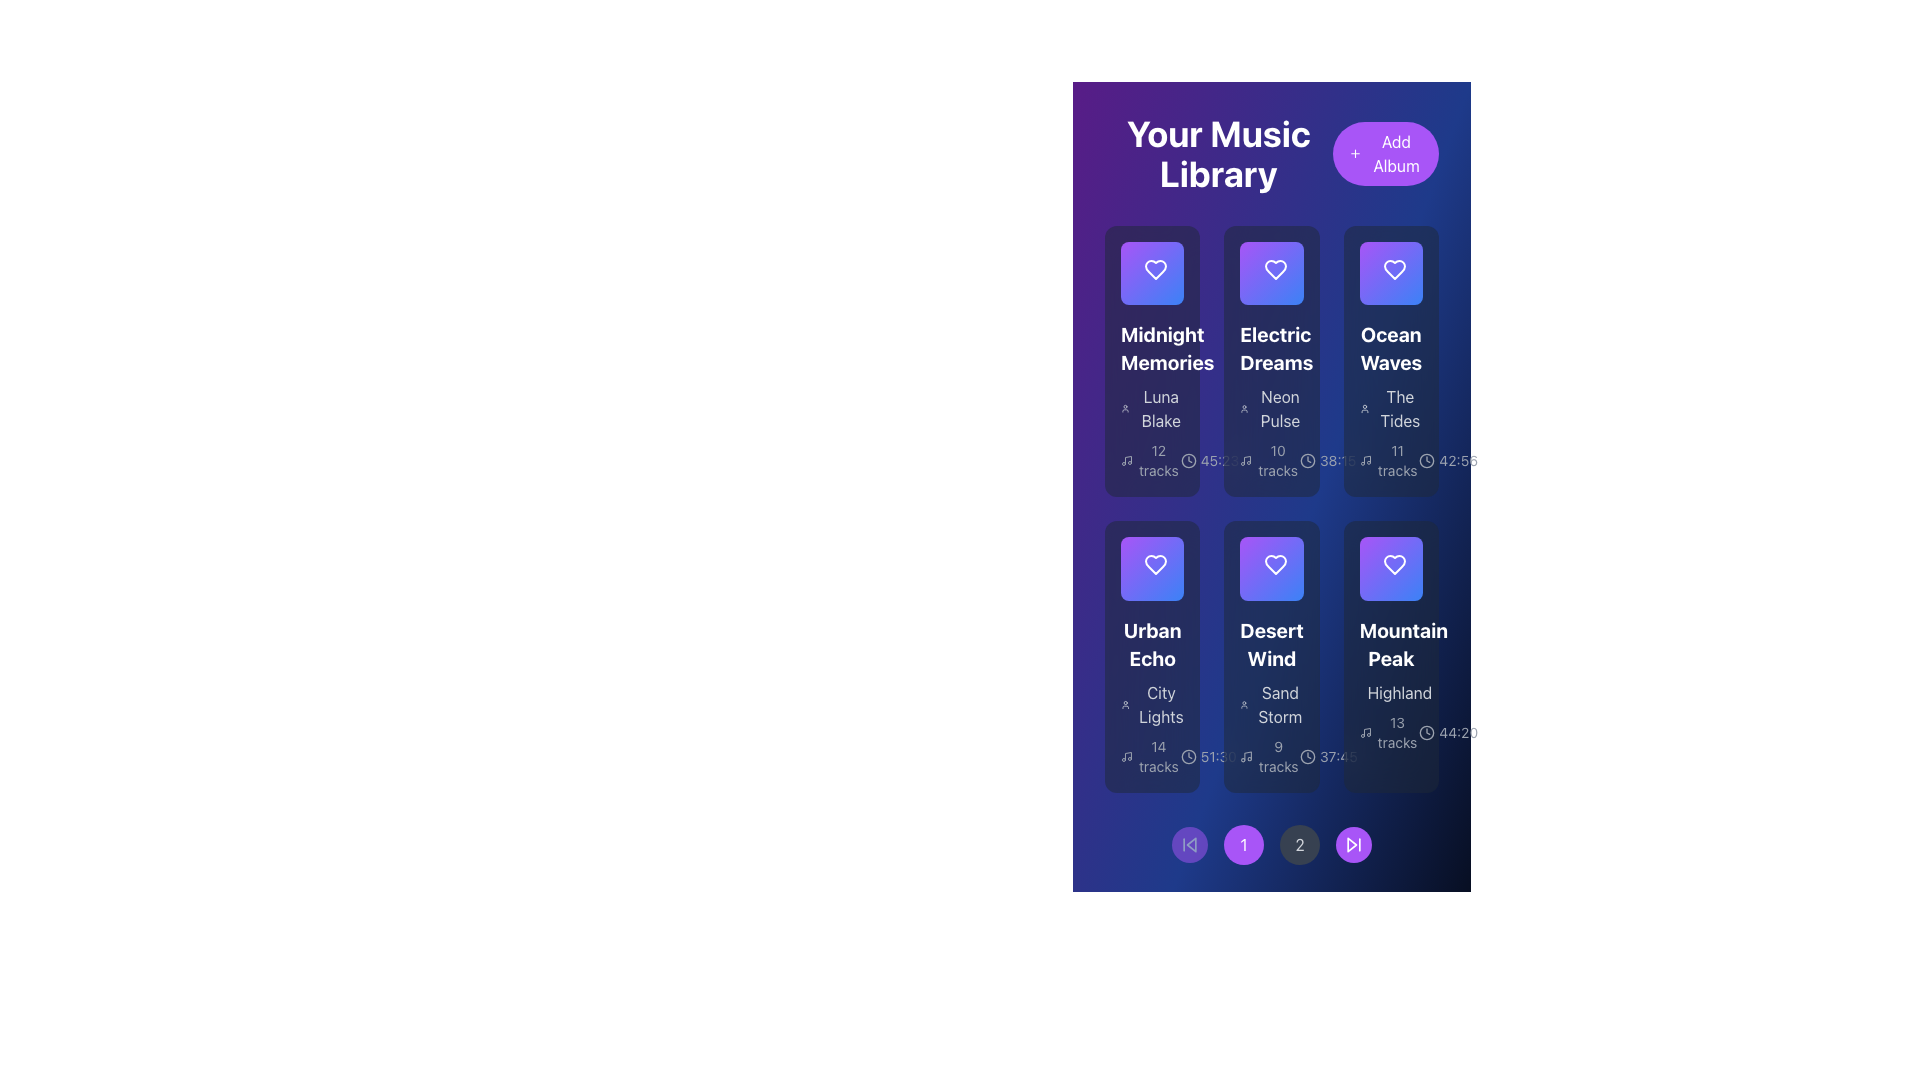 This screenshot has height=1080, width=1920. I want to click on the favorite Icon Button located in the upper-left card under 'Your Music Library', which is the first in a row of heart-shaped icons, to possibly see a tooltip, so click(1156, 270).